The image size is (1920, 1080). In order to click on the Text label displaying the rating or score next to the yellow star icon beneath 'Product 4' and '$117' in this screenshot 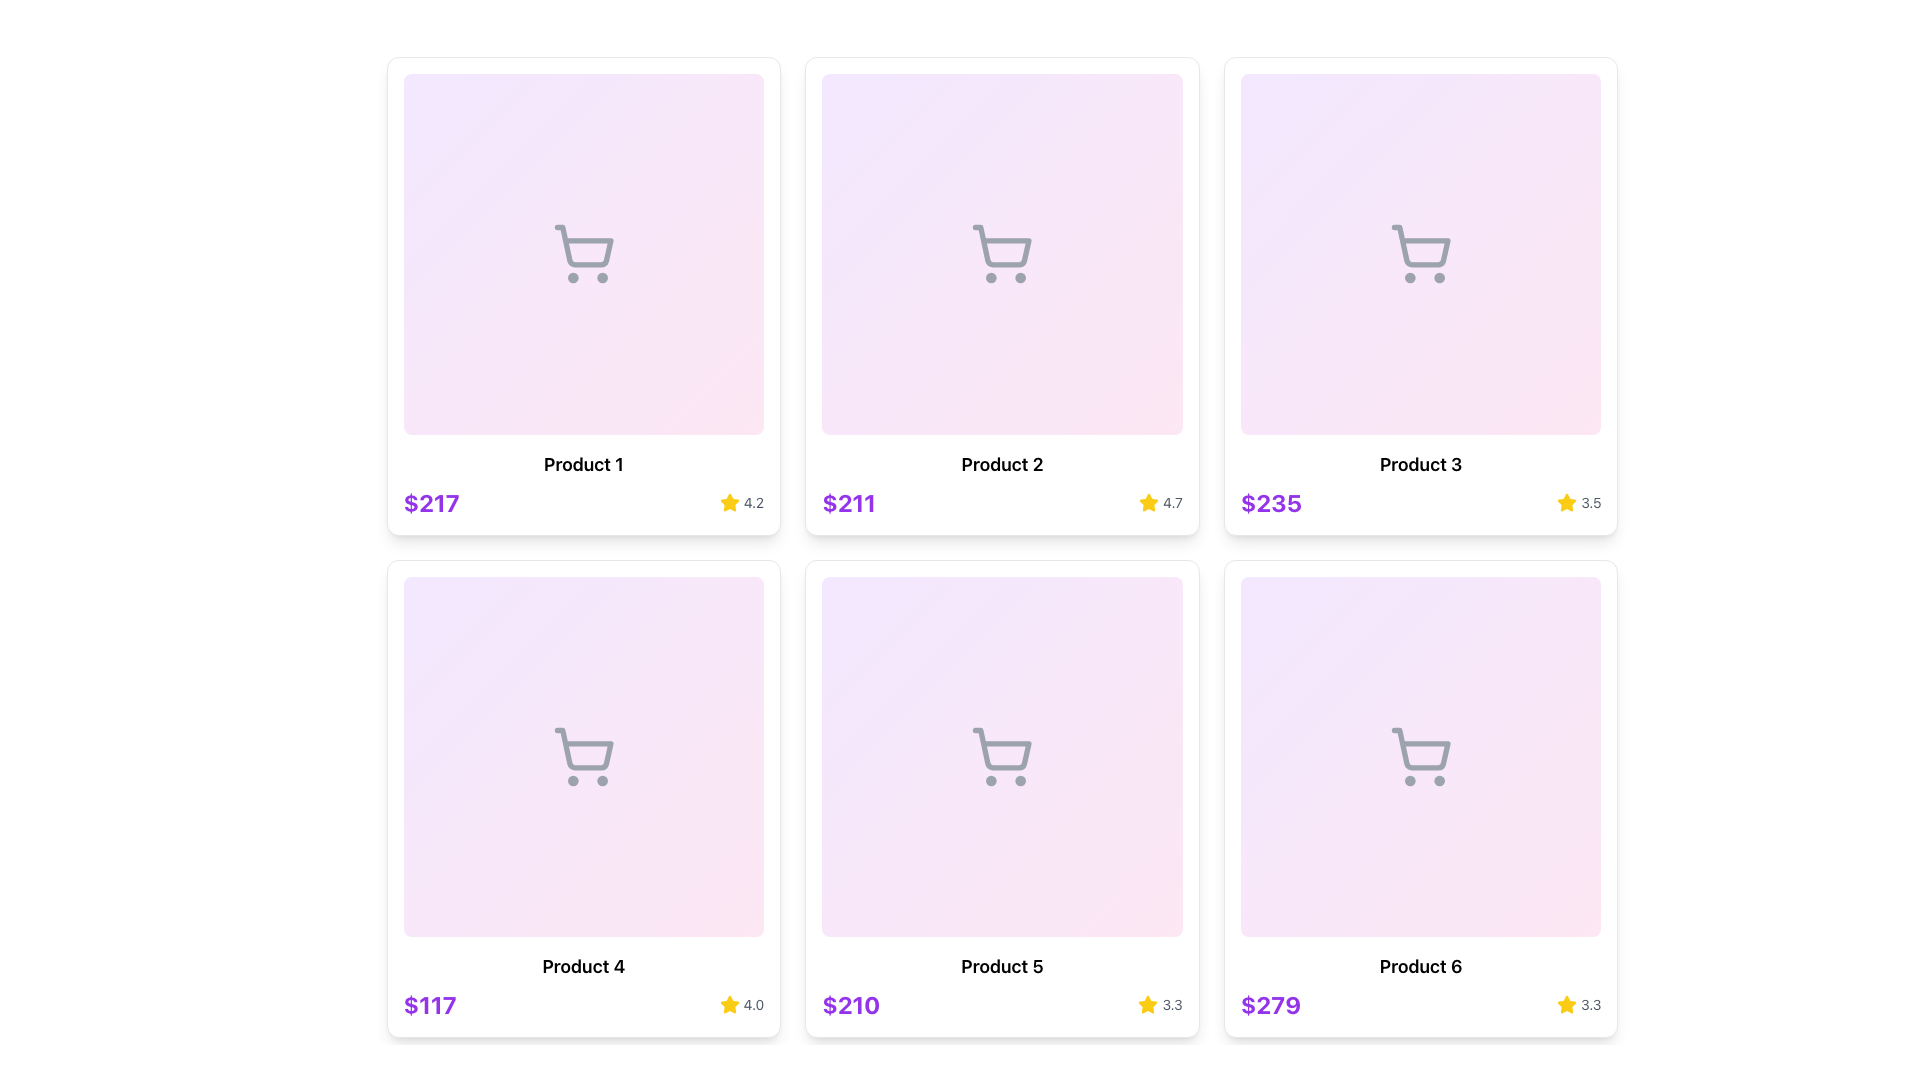, I will do `click(752, 1005)`.